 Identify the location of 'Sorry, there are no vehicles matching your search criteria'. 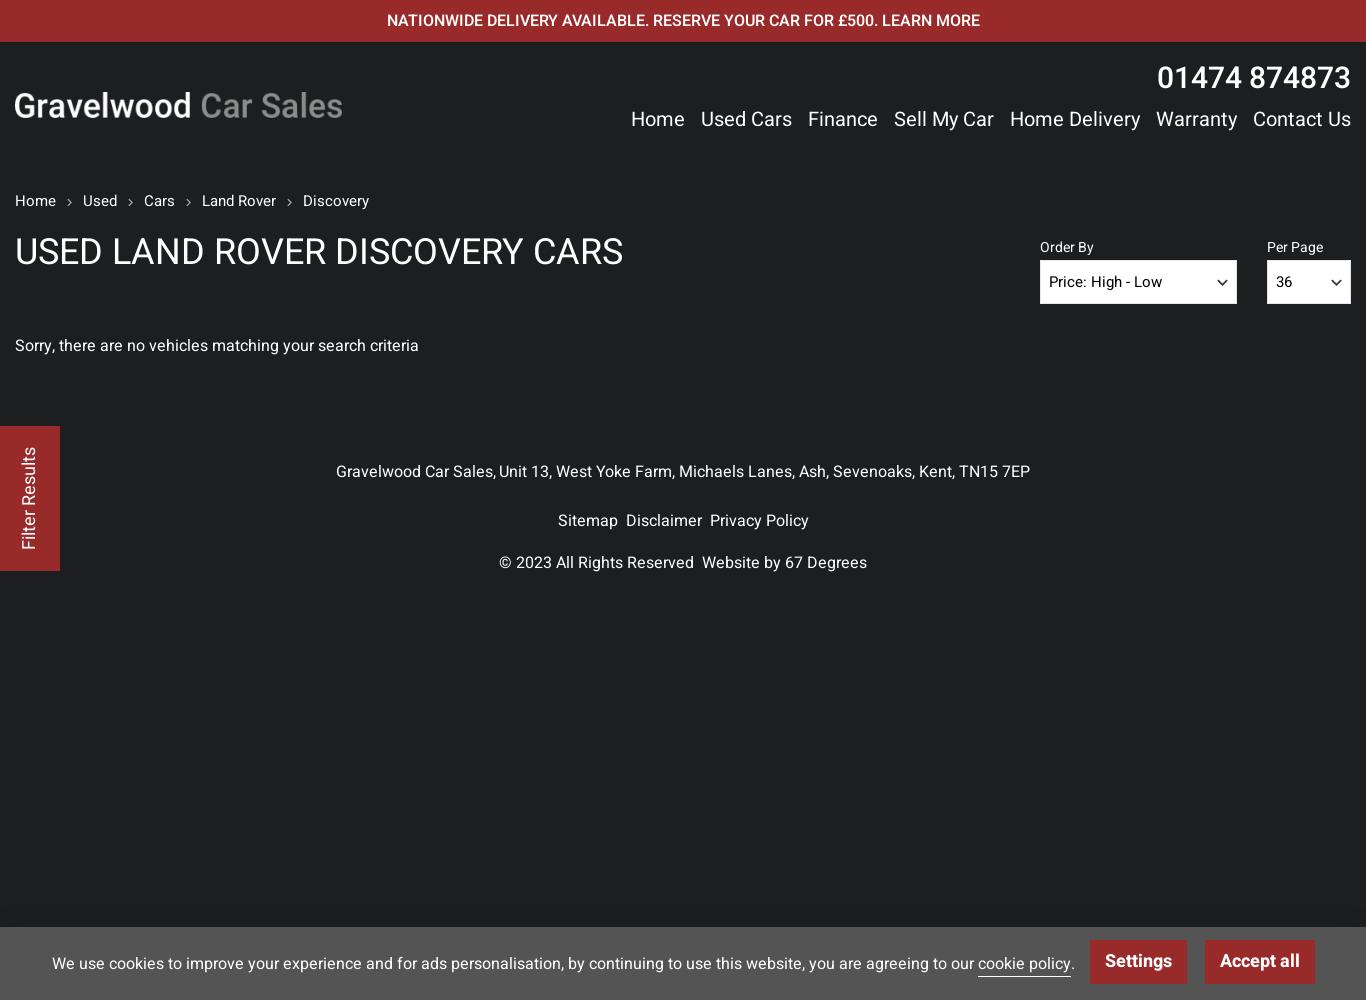
(216, 345).